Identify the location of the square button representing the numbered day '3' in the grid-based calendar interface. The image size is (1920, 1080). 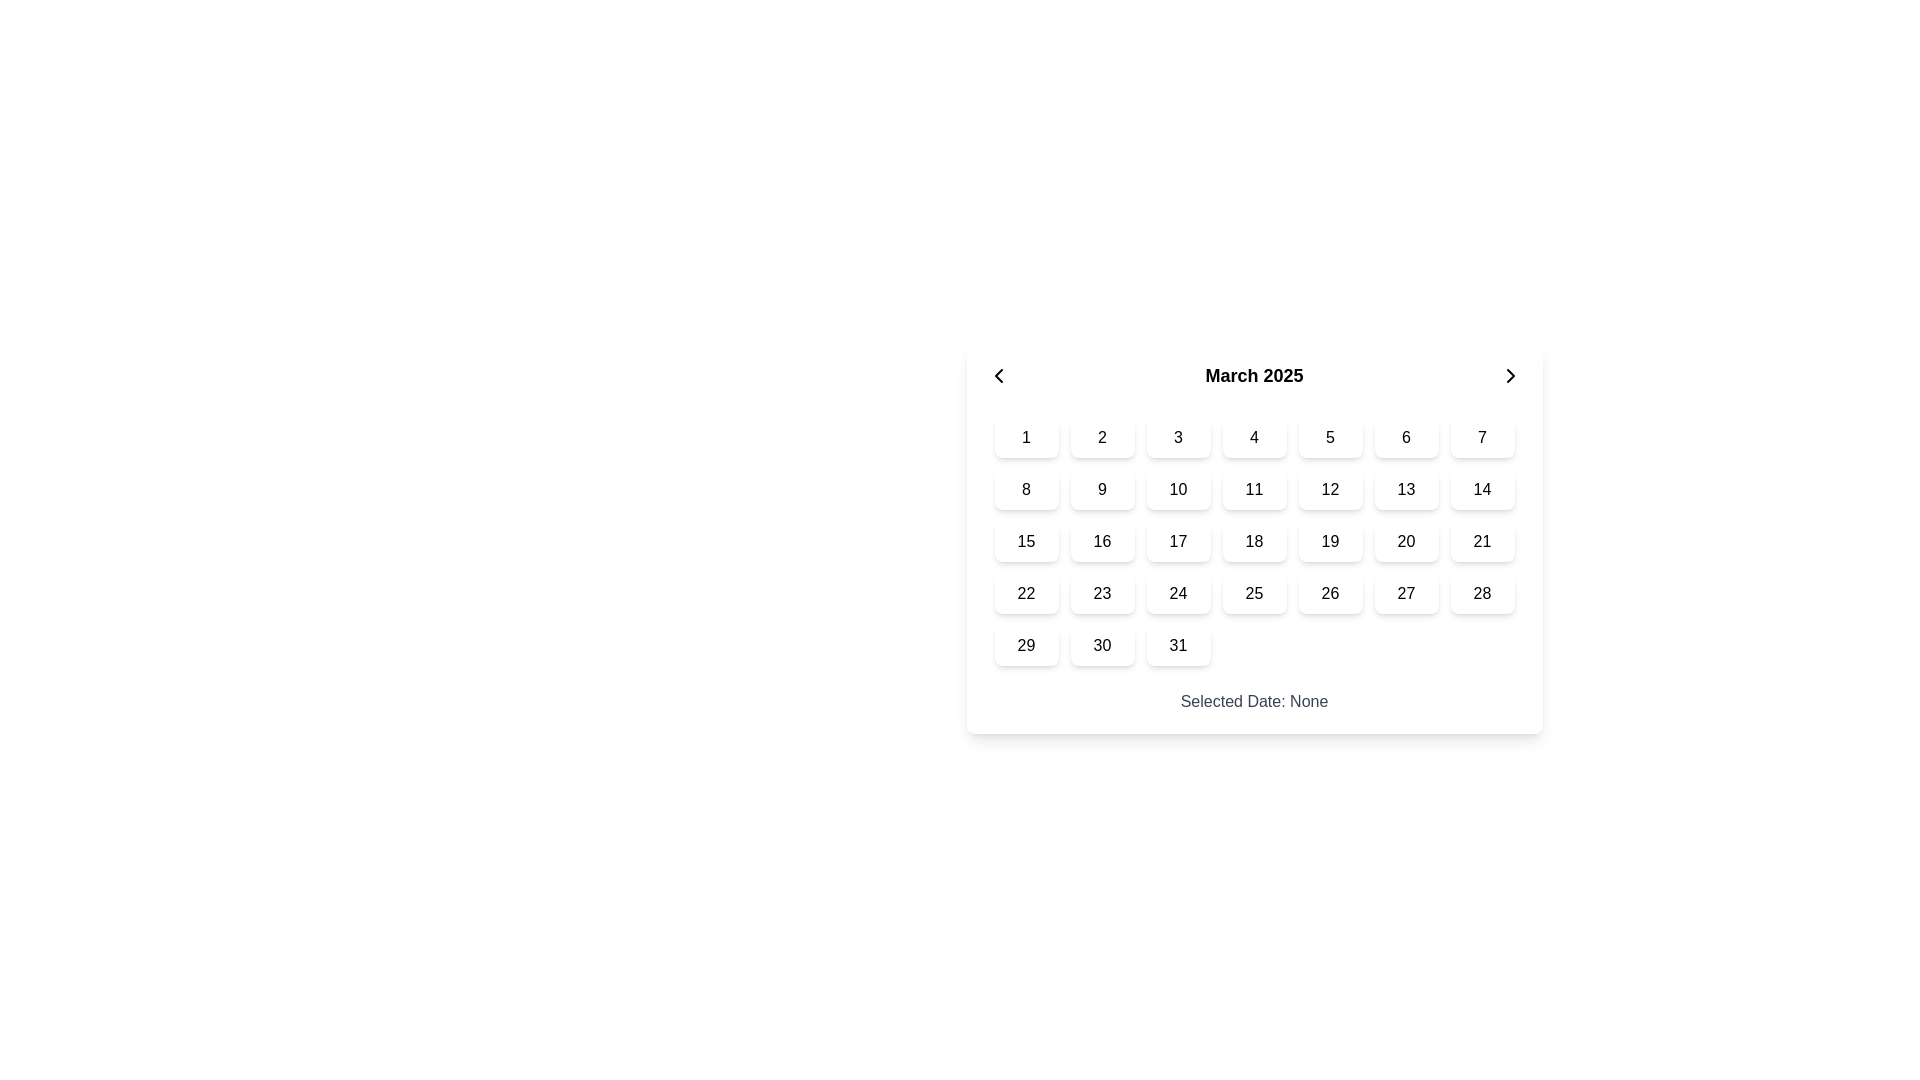
(1178, 437).